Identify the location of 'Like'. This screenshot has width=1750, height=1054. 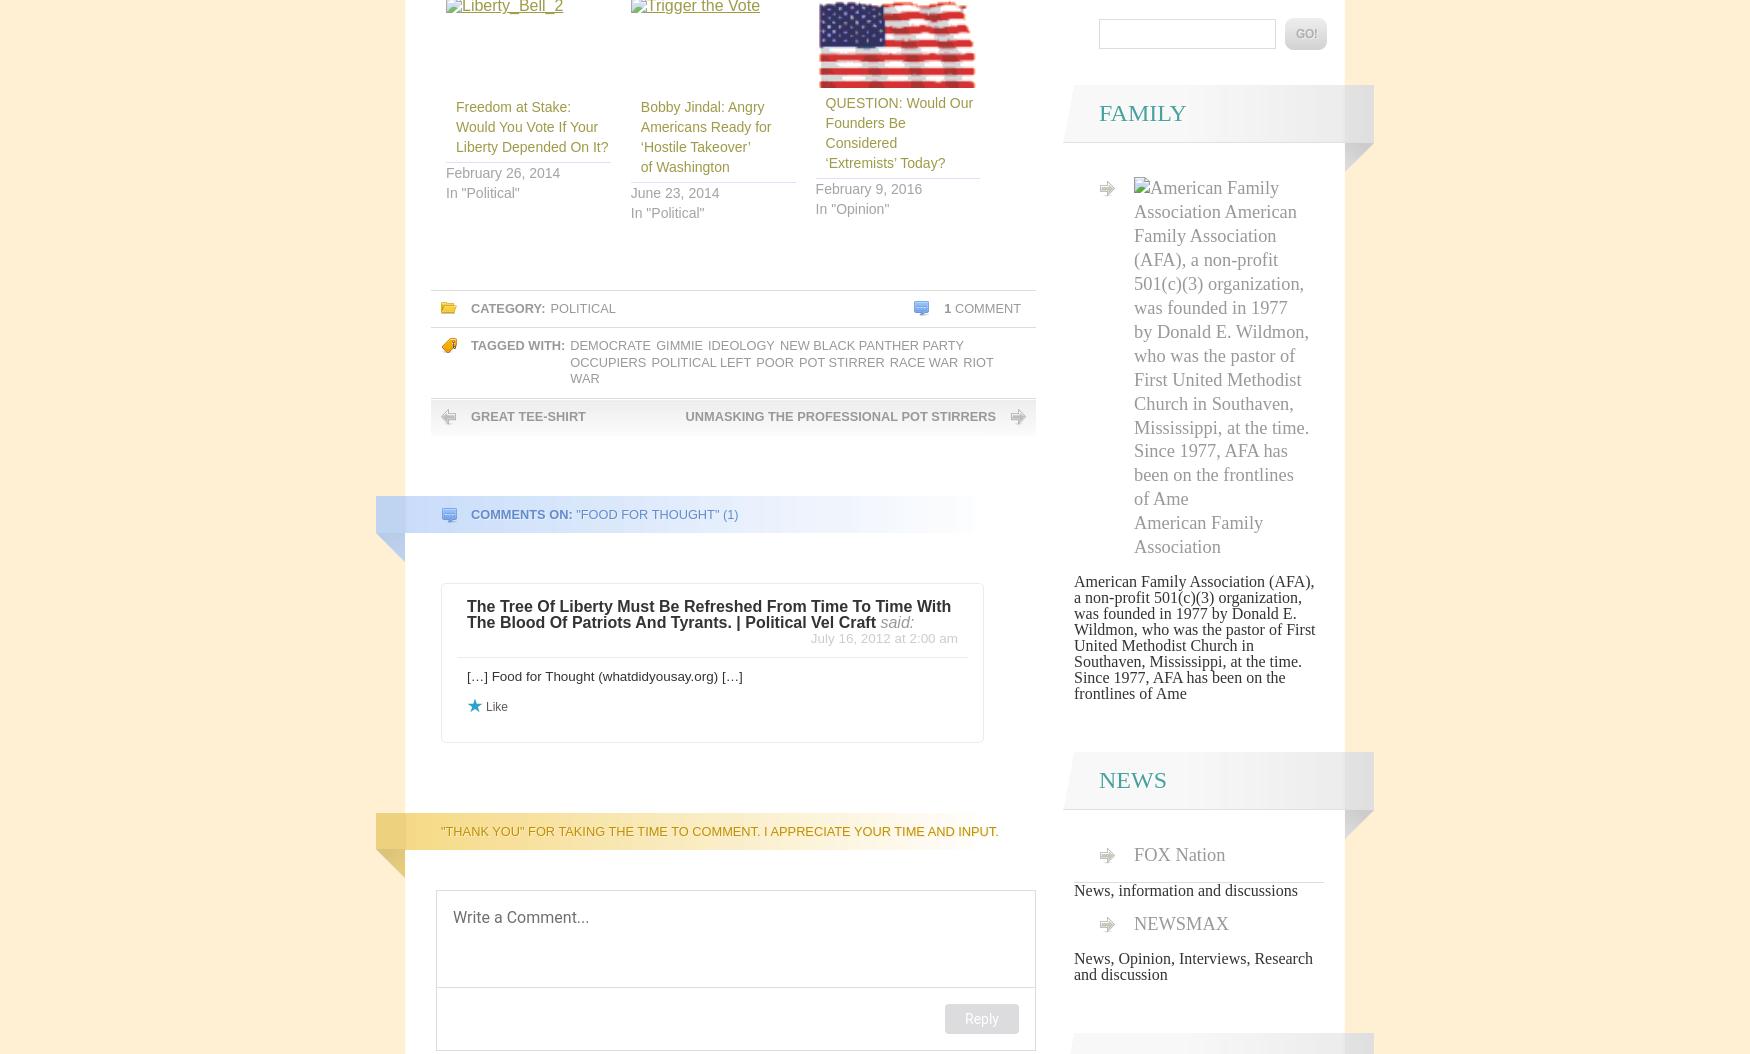
(496, 704).